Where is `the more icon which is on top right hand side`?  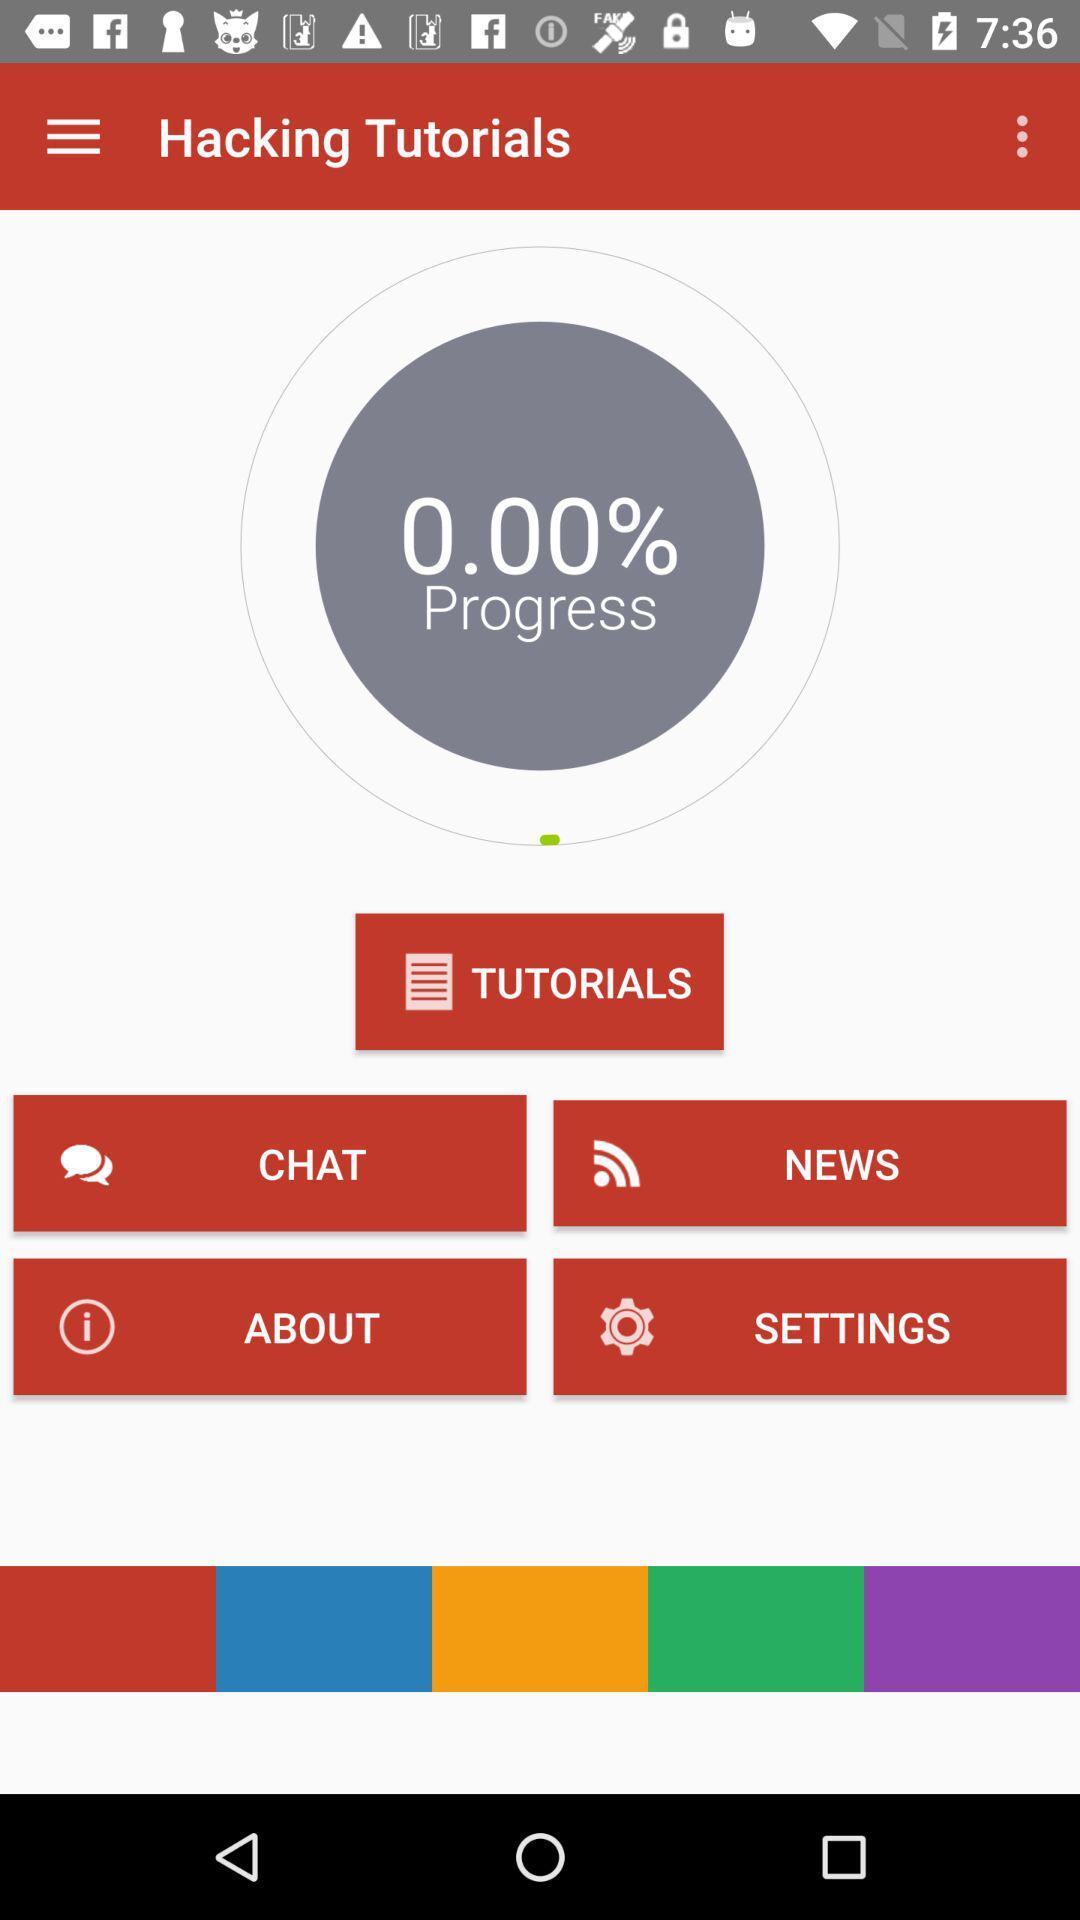
the more icon which is on top right hand side is located at coordinates (1027, 136).